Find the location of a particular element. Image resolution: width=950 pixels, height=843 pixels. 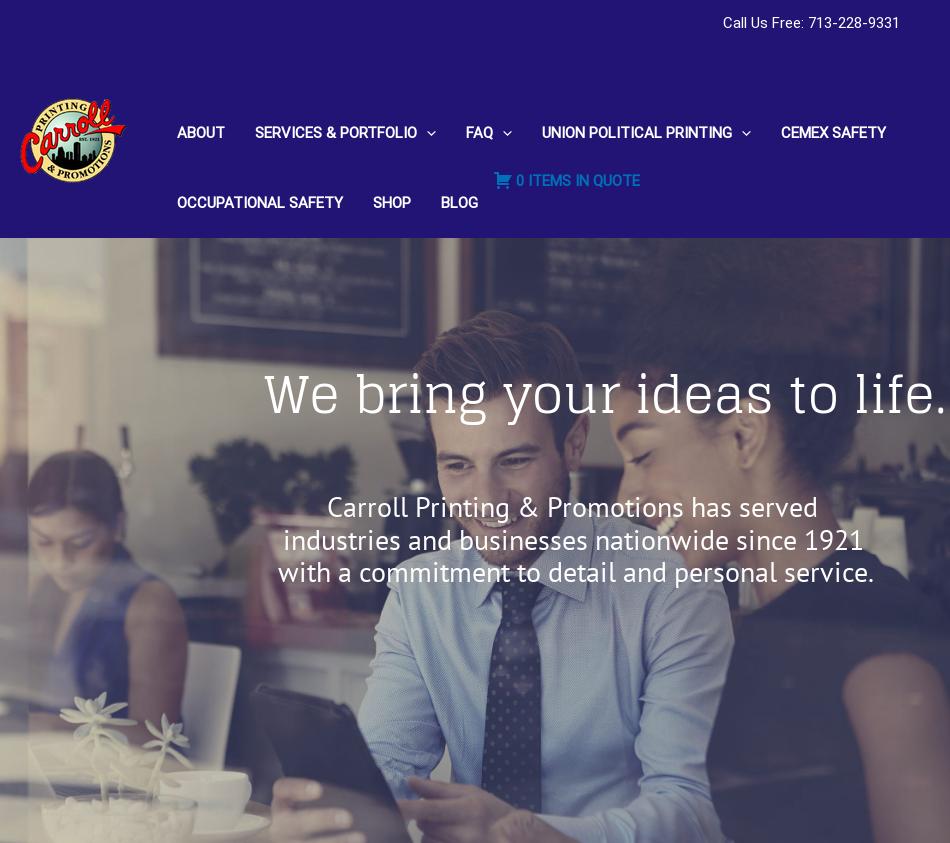

'FAQ' is located at coordinates (464, 131).